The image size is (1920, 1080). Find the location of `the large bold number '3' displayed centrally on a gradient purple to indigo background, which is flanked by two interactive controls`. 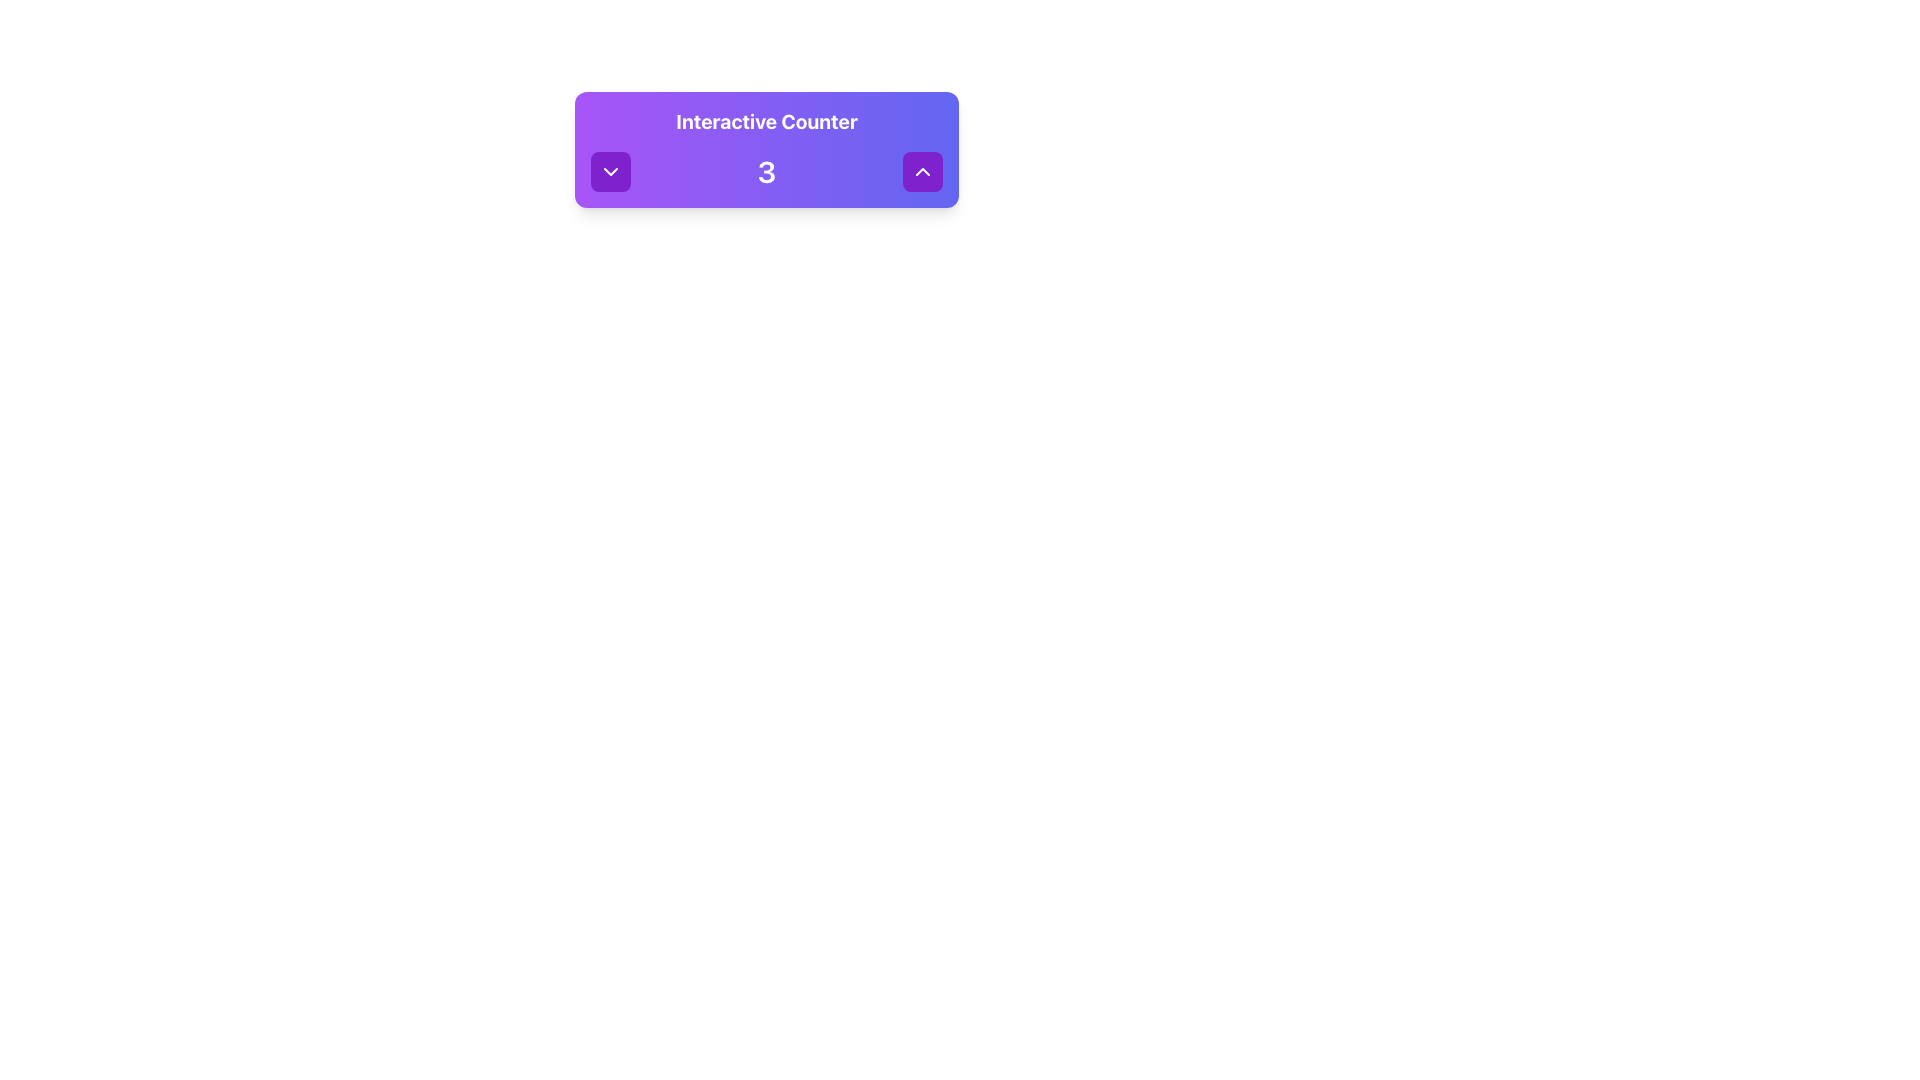

the large bold number '3' displayed centrally on a gradient purple to indigo background, which is flanked by two interactive controls is located at coordinates (766, 171).